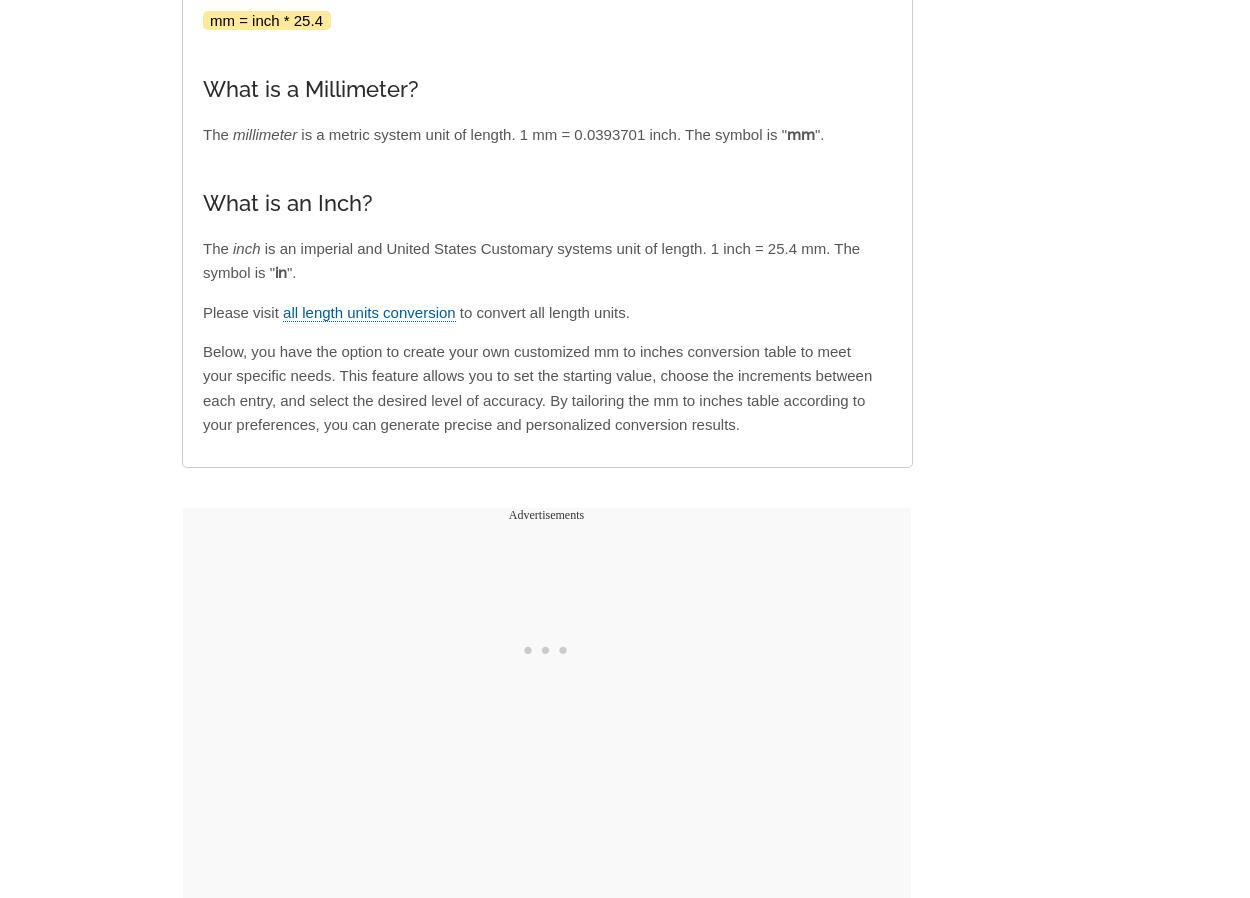 Image resolution: width=1250 pixels, height=898 pixels. What do you see at coordinates (266, 18) in the screenshot?
I see `'mm = inch * 25.4'` at bounding box center [266, 18].